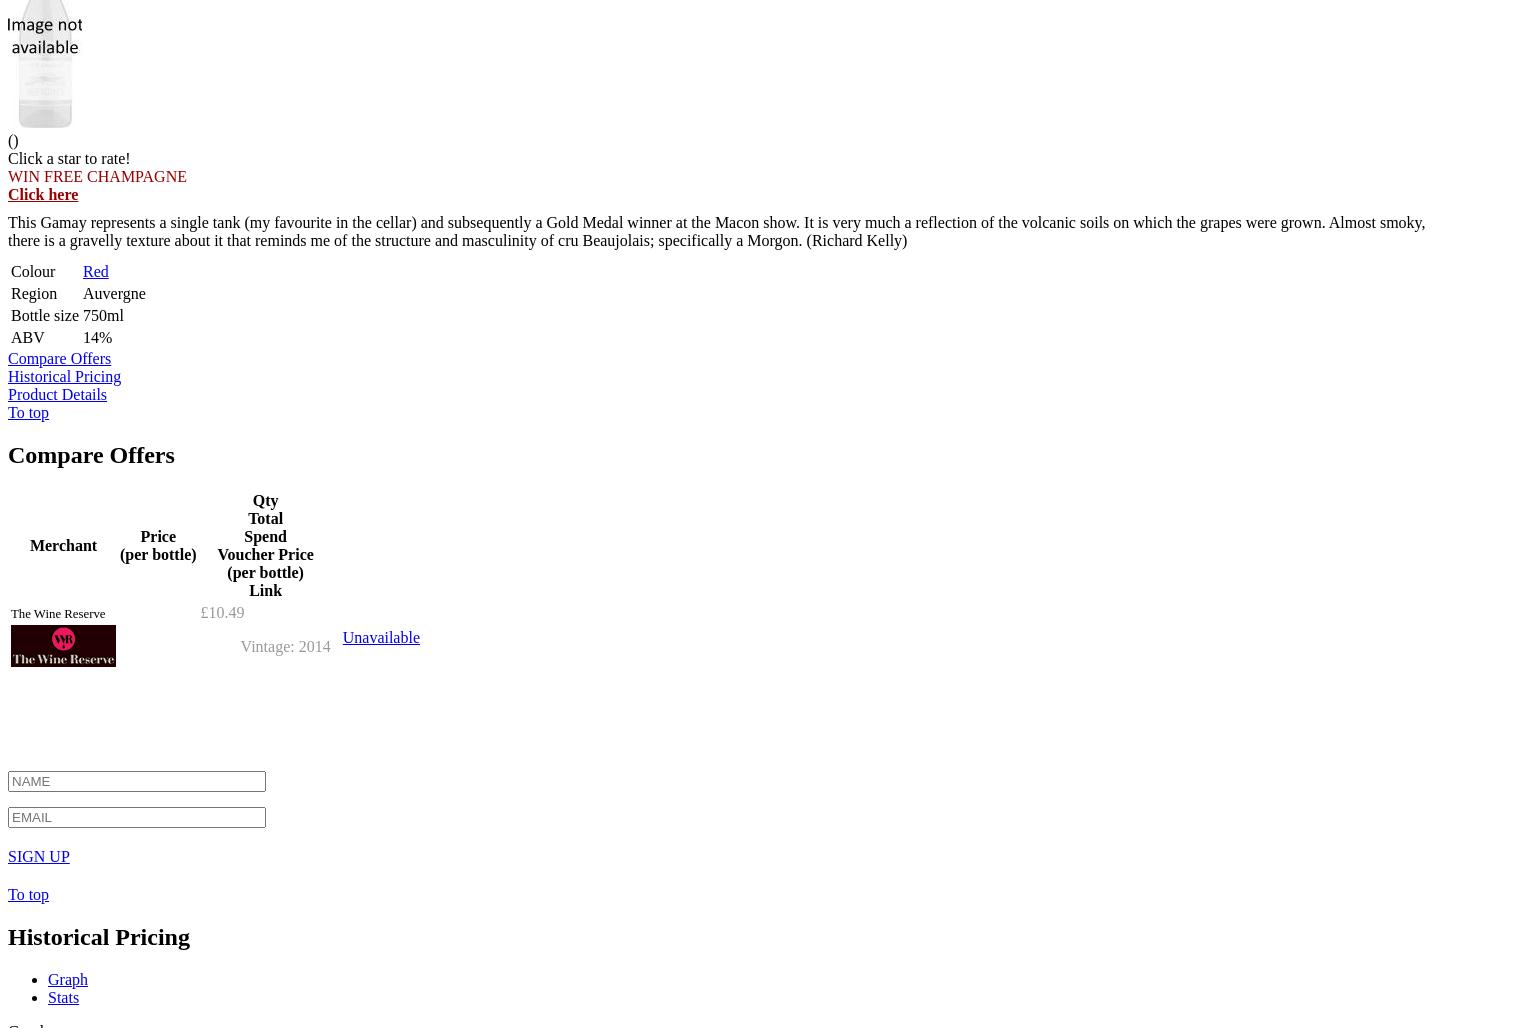 This screenshot has width=1525, height=1028. What do you see at coordinates (67, 977) in the screenshot?
I see `'Graph'` at bounding box center [67, 977].